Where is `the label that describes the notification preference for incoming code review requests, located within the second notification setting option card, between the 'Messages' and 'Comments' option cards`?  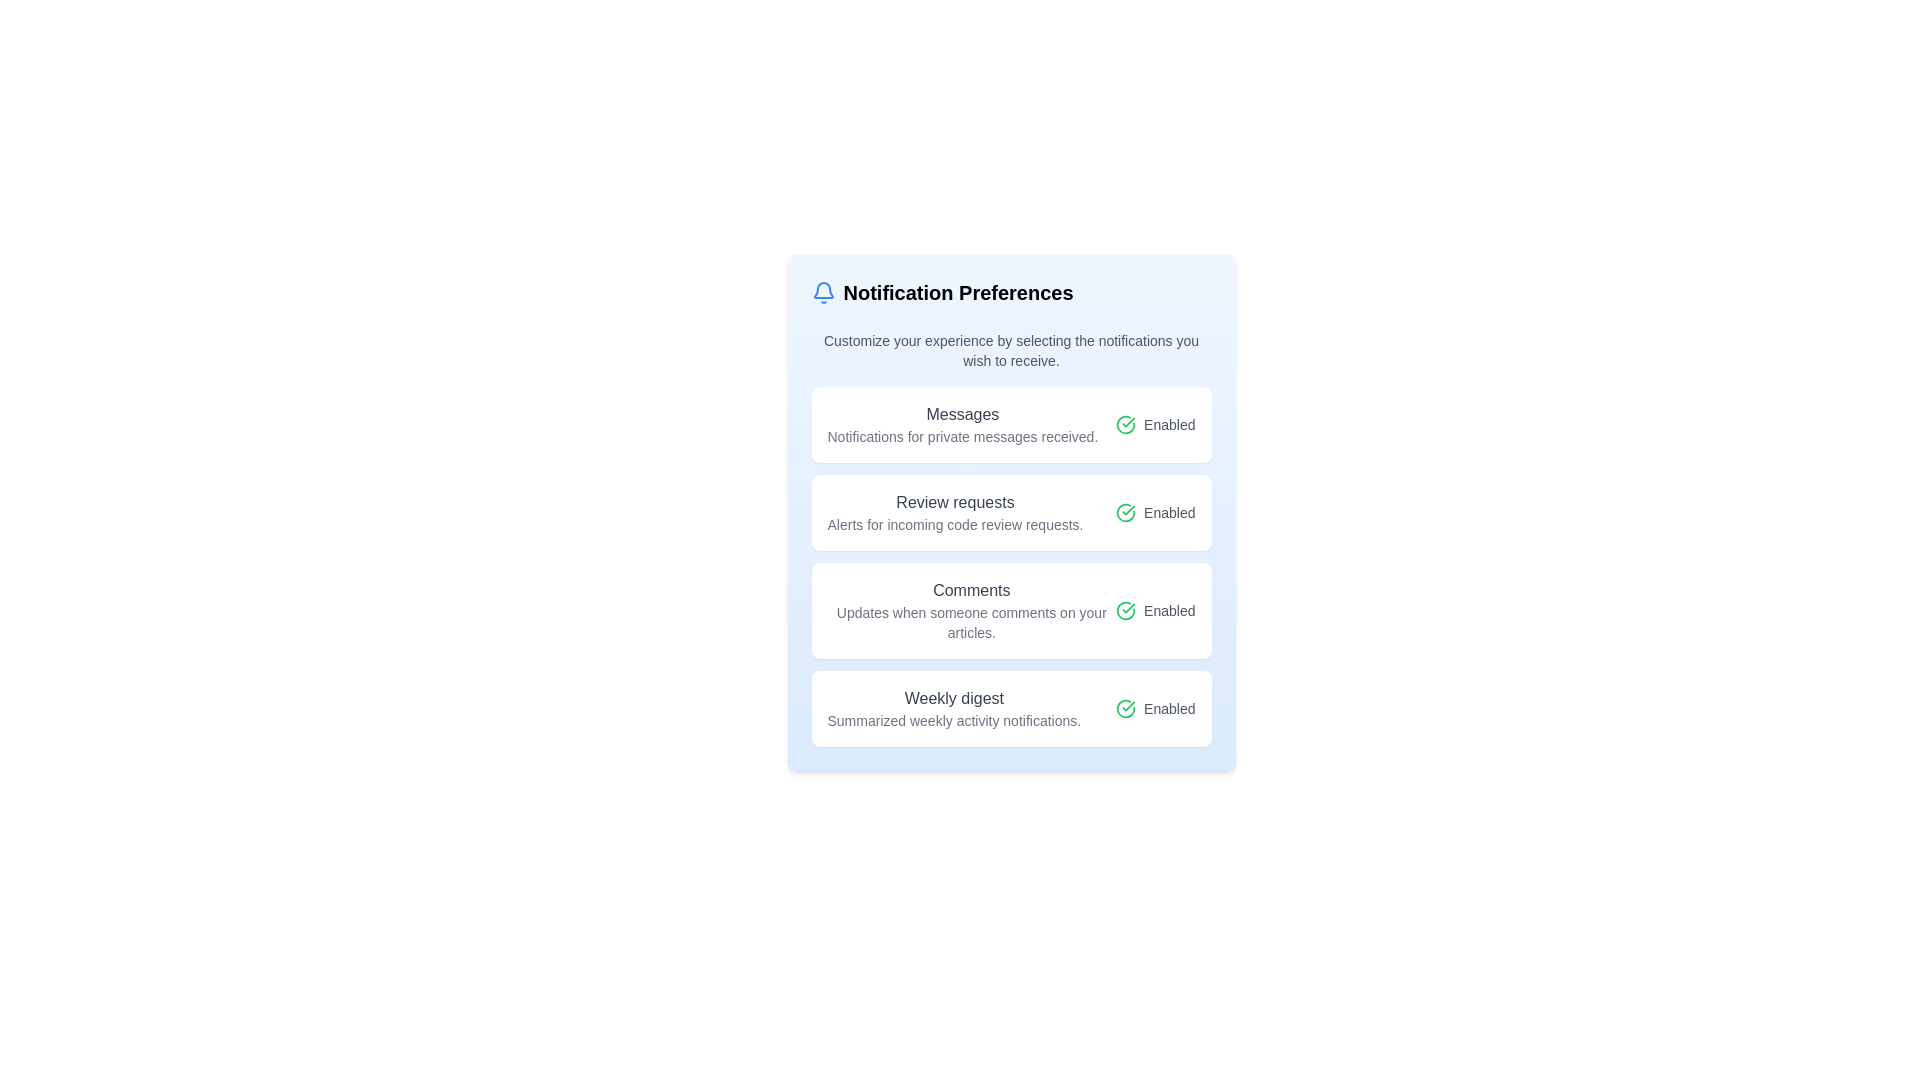 the label that describes the notification preference for incoming code review requests, located within the second notification setting option card, between the 'Messages' and 'Comments' option cards is located at coordinates (954, 512).